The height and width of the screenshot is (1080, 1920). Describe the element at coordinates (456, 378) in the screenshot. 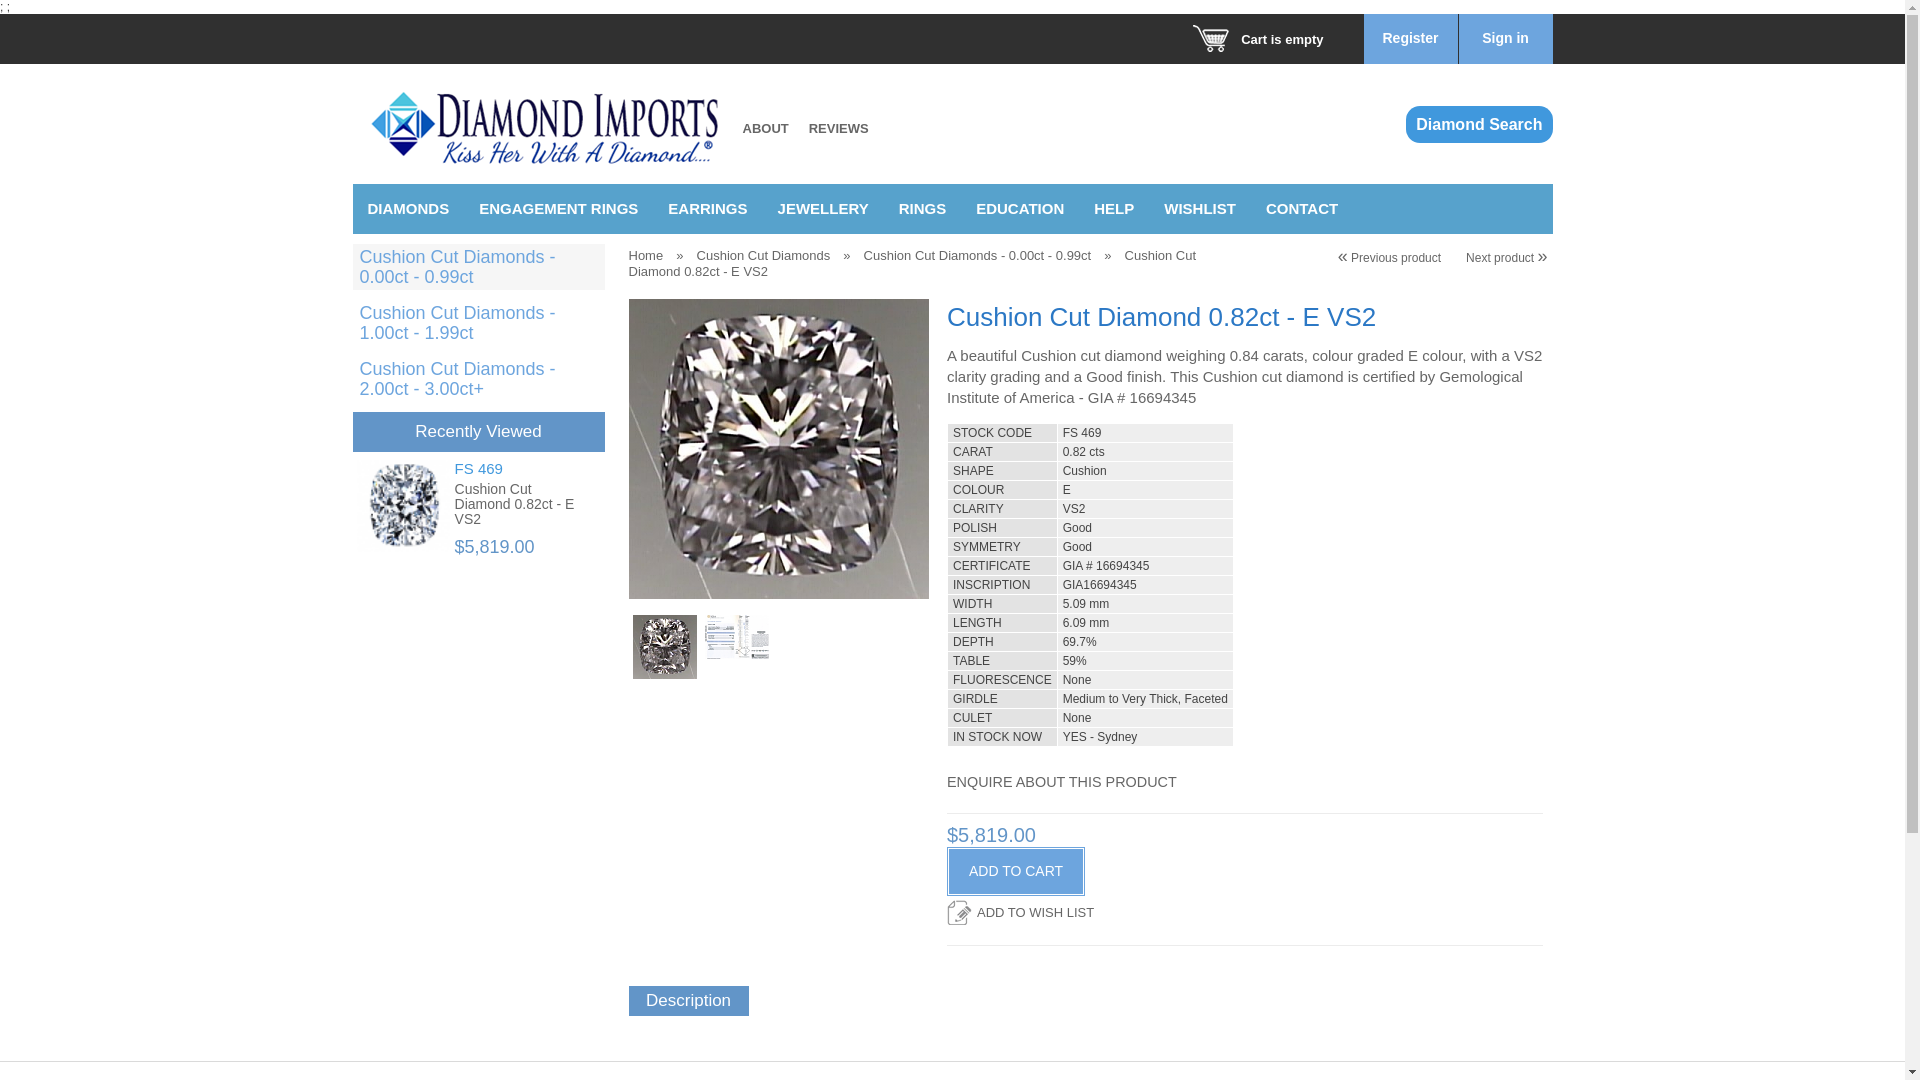

I see `'Cushion Cut Diamonds - 2.00ct - 3.00ct+'` at that location.